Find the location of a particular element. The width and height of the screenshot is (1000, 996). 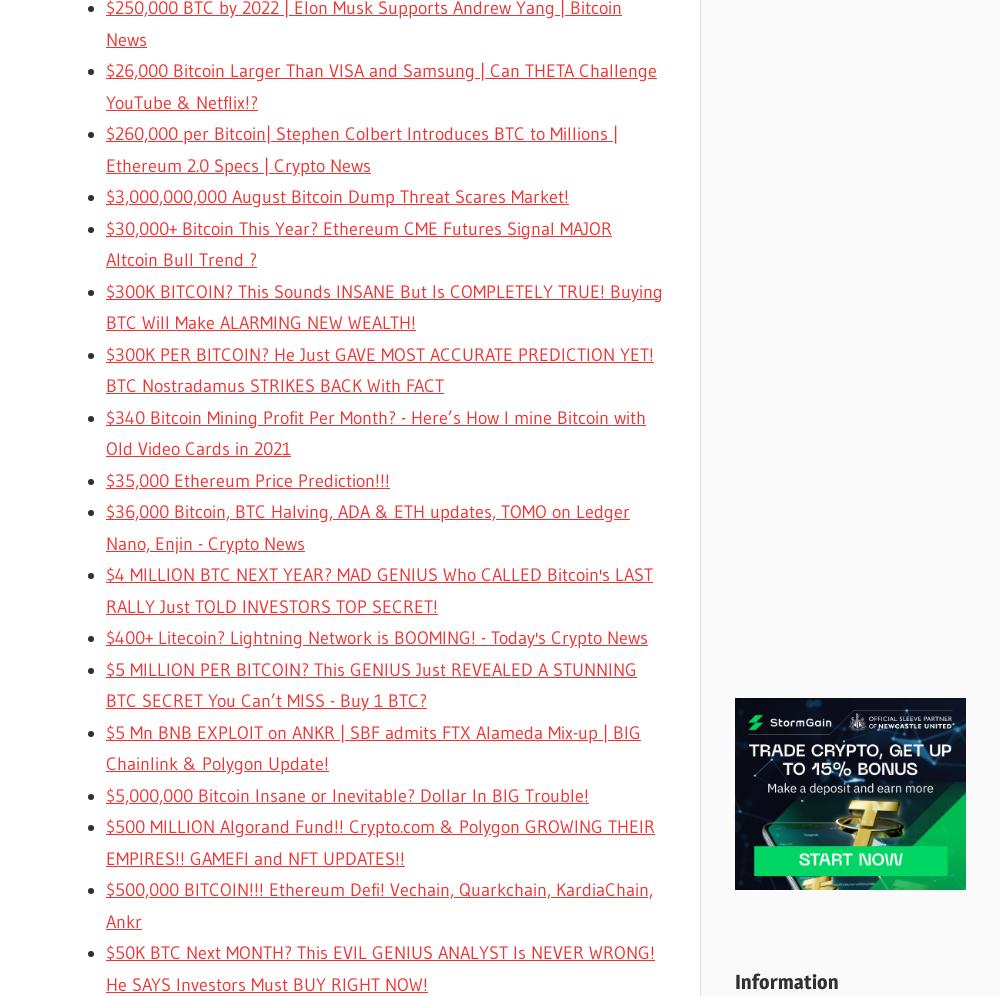

'$500,000 BITCOIN!!! Ethereum Defi! Vechain, Quarkchain, KardiaChain, Ankr' is located at coordinates (105, 904).